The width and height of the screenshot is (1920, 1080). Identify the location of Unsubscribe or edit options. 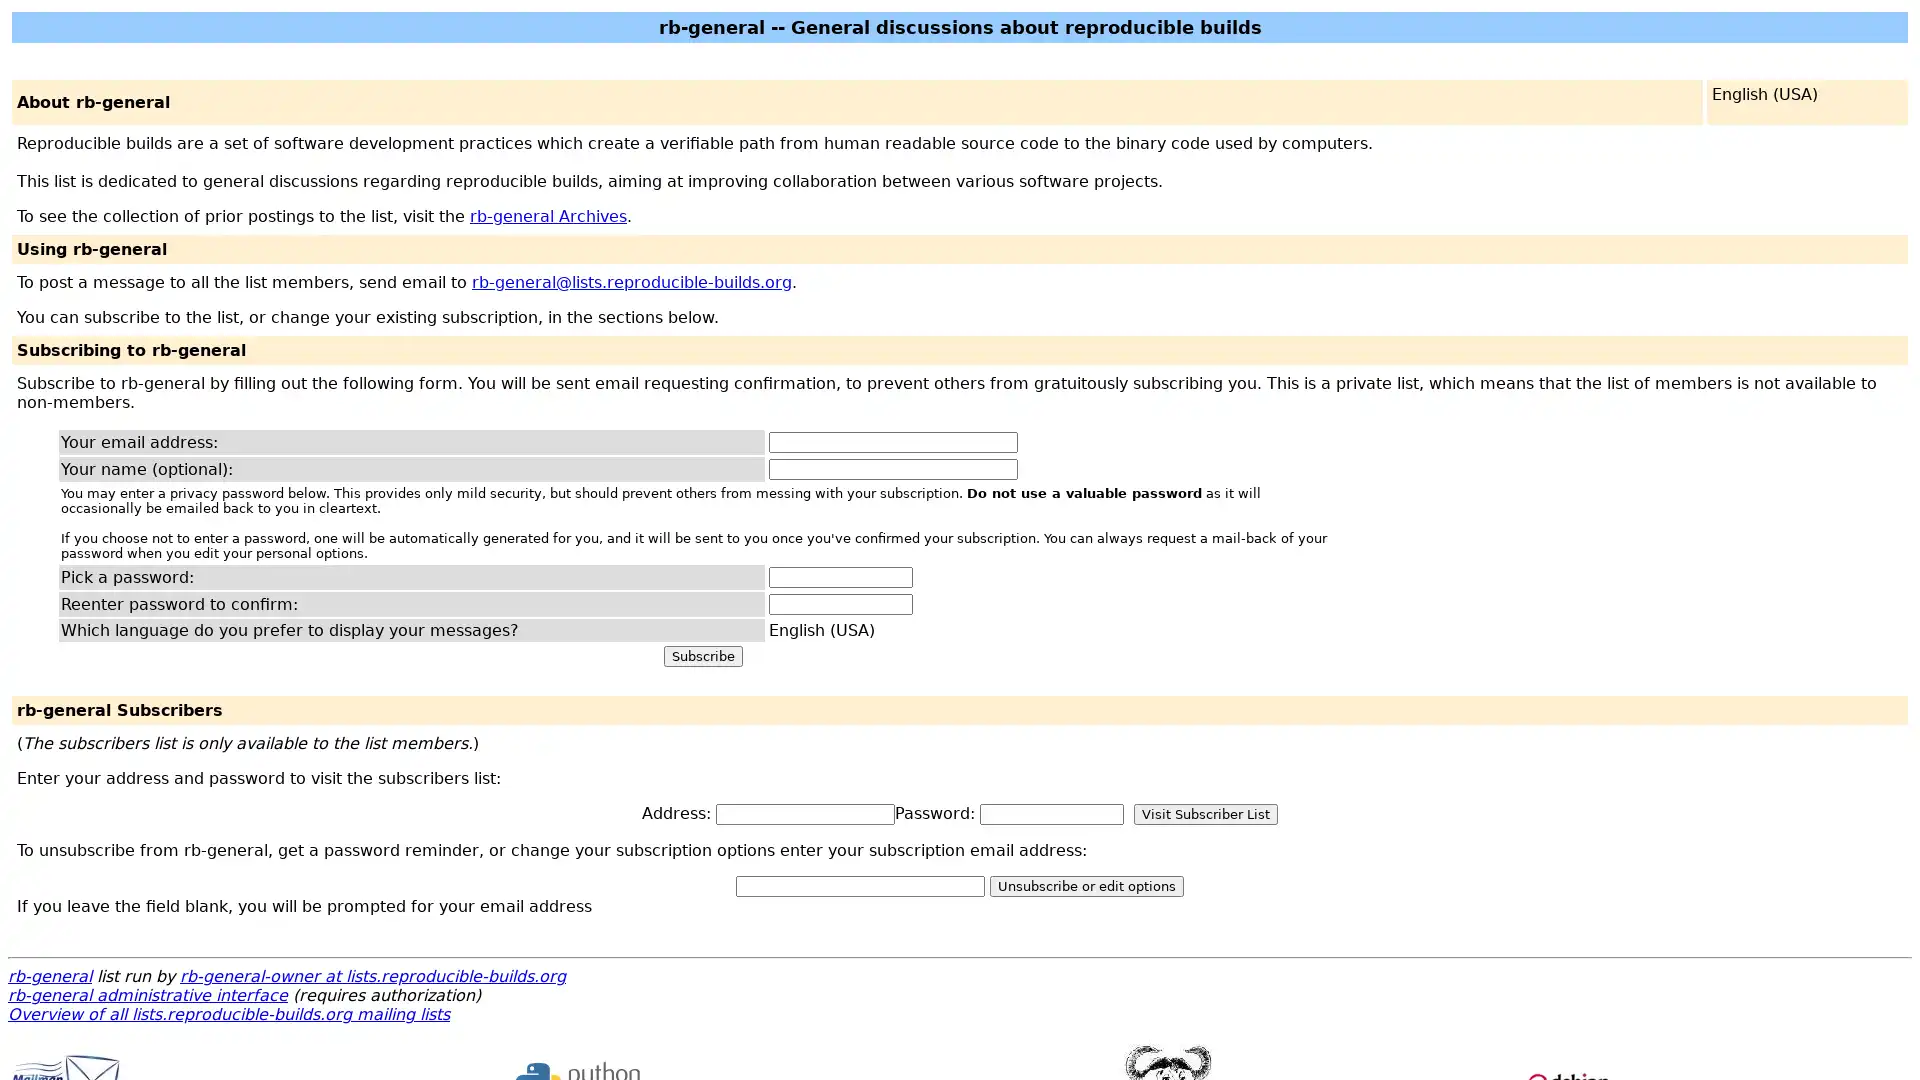
(1085, 885).